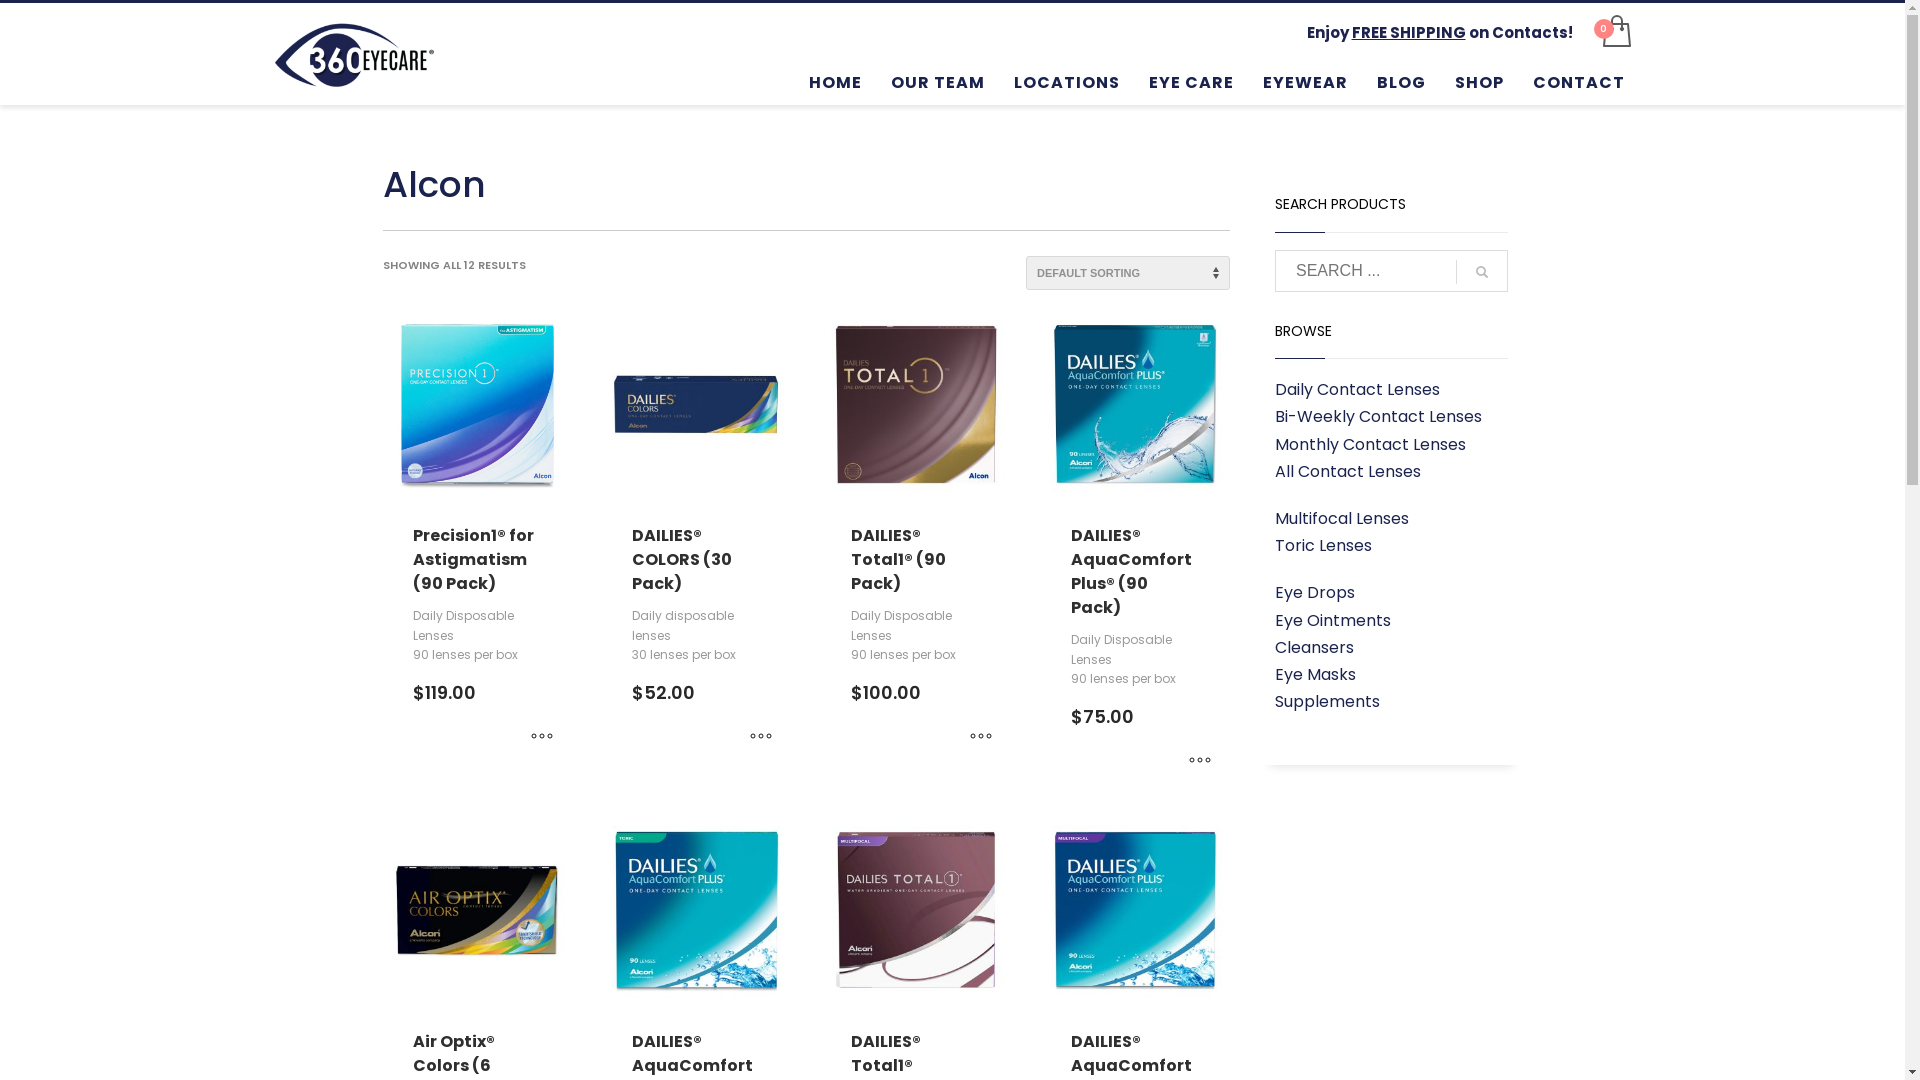 The image size is (1920, 1080). What do you see at coordinates (835, 80) in the screenshot?
I see `'HOME'` at bounding box center [835, 80].